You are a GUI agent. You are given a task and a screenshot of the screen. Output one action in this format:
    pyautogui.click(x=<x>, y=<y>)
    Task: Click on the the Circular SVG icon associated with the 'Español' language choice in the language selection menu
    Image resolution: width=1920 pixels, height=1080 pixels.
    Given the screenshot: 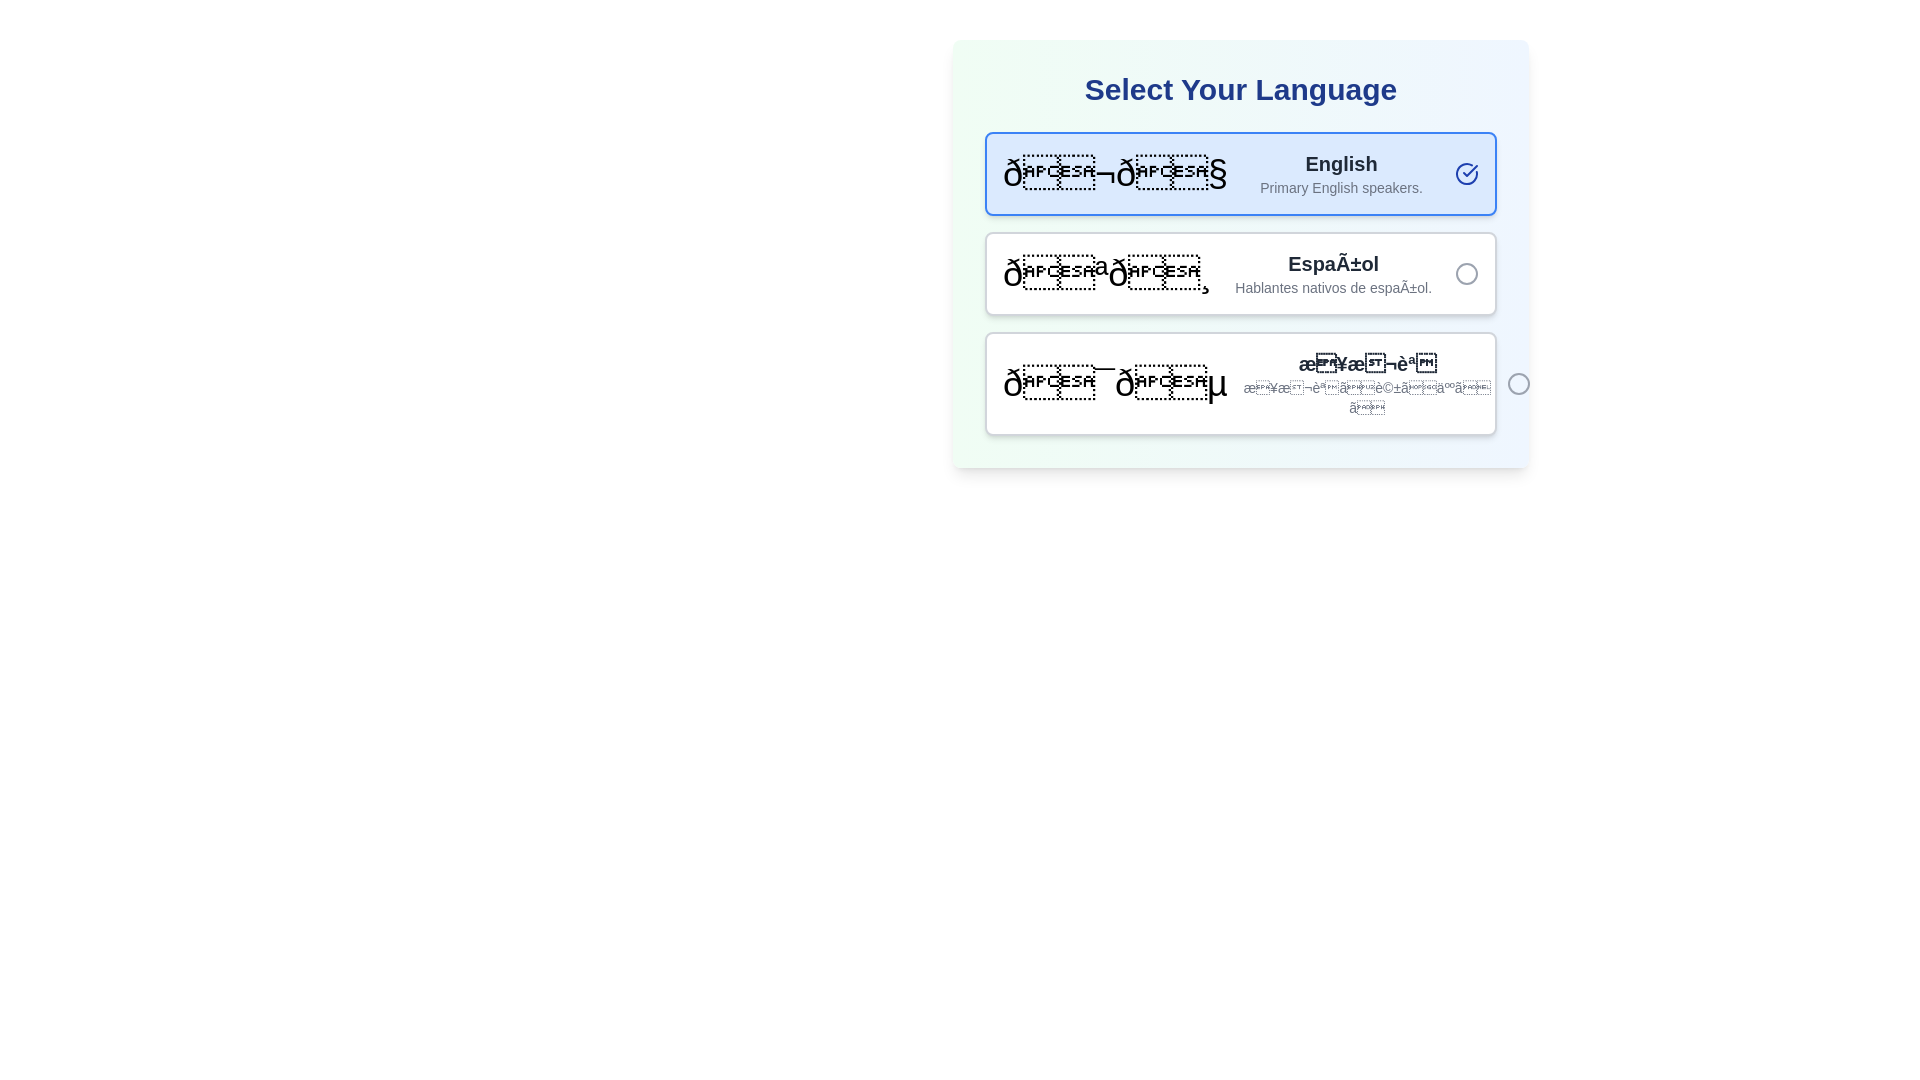 What is the action you would take?
    pyautogui.click(x=1467, y=273)
    